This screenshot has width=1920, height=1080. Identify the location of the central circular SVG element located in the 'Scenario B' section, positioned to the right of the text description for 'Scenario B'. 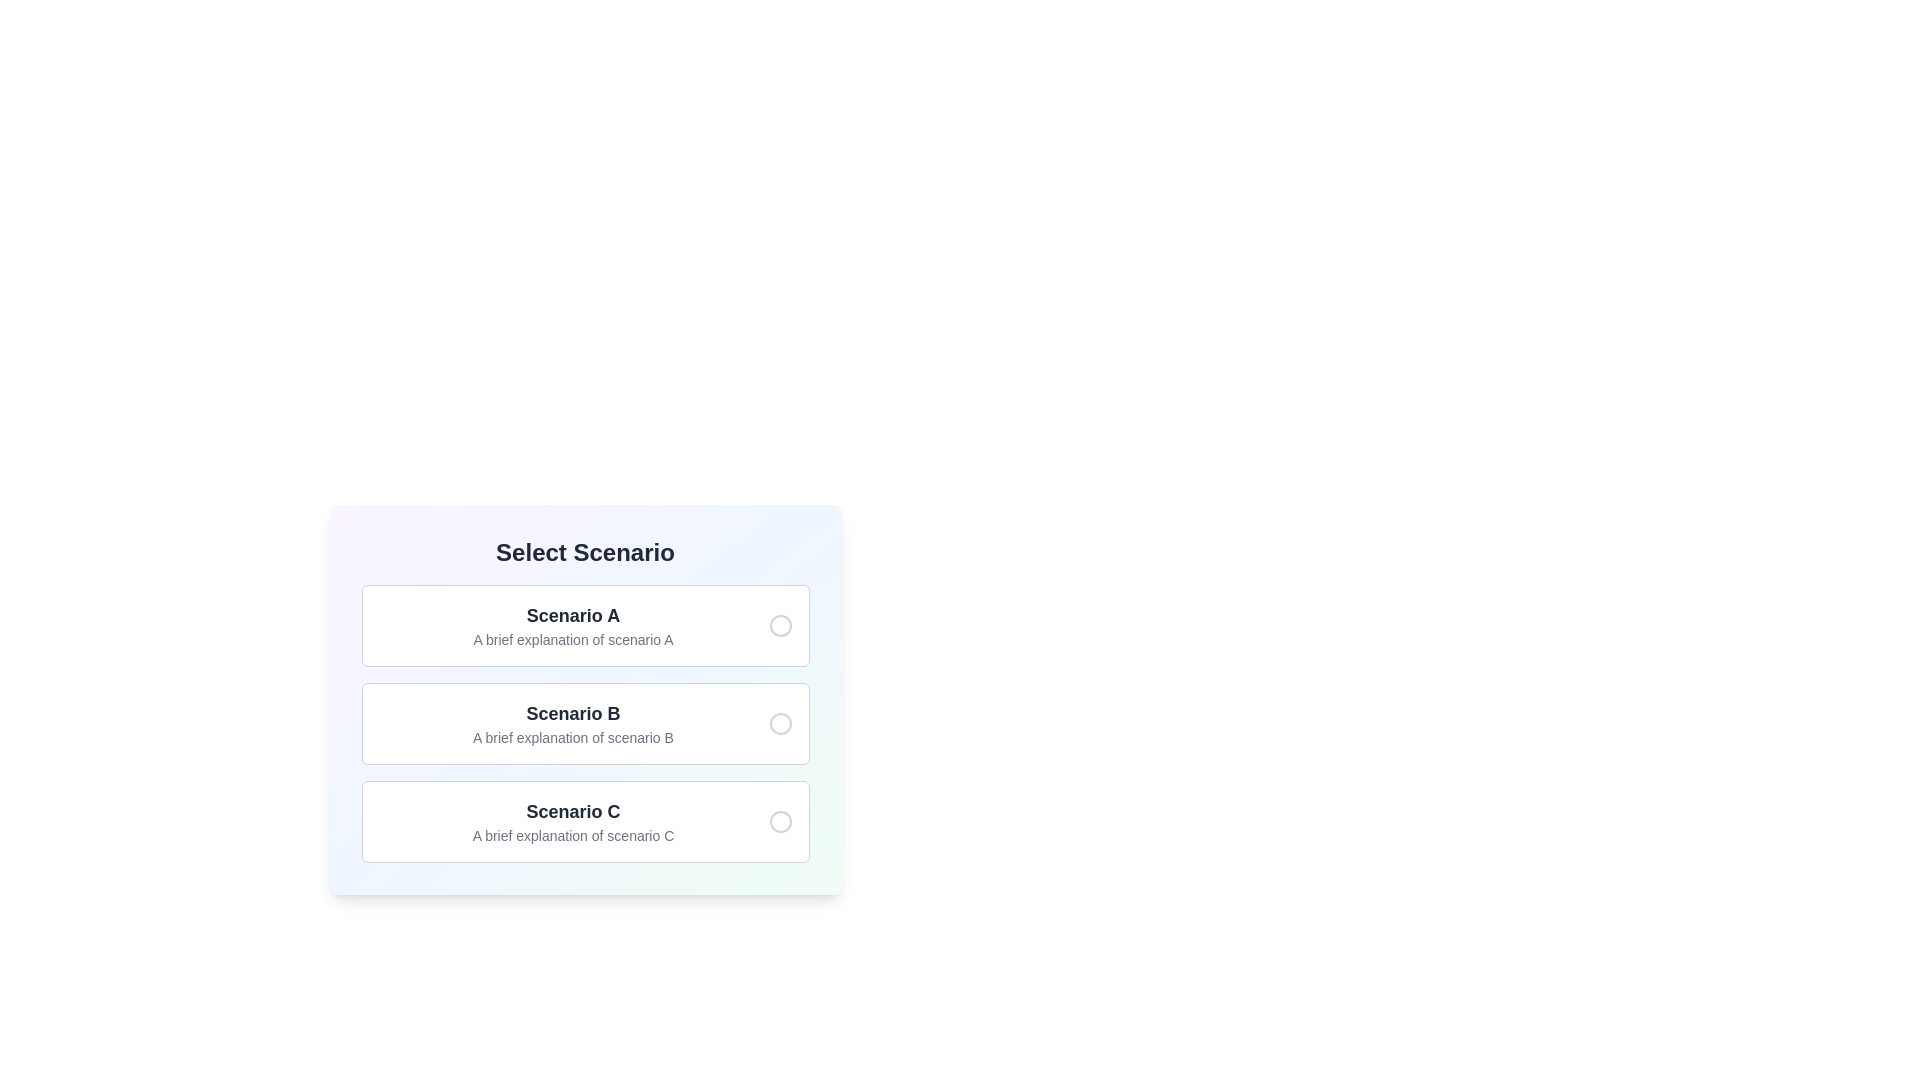
(779, 724).